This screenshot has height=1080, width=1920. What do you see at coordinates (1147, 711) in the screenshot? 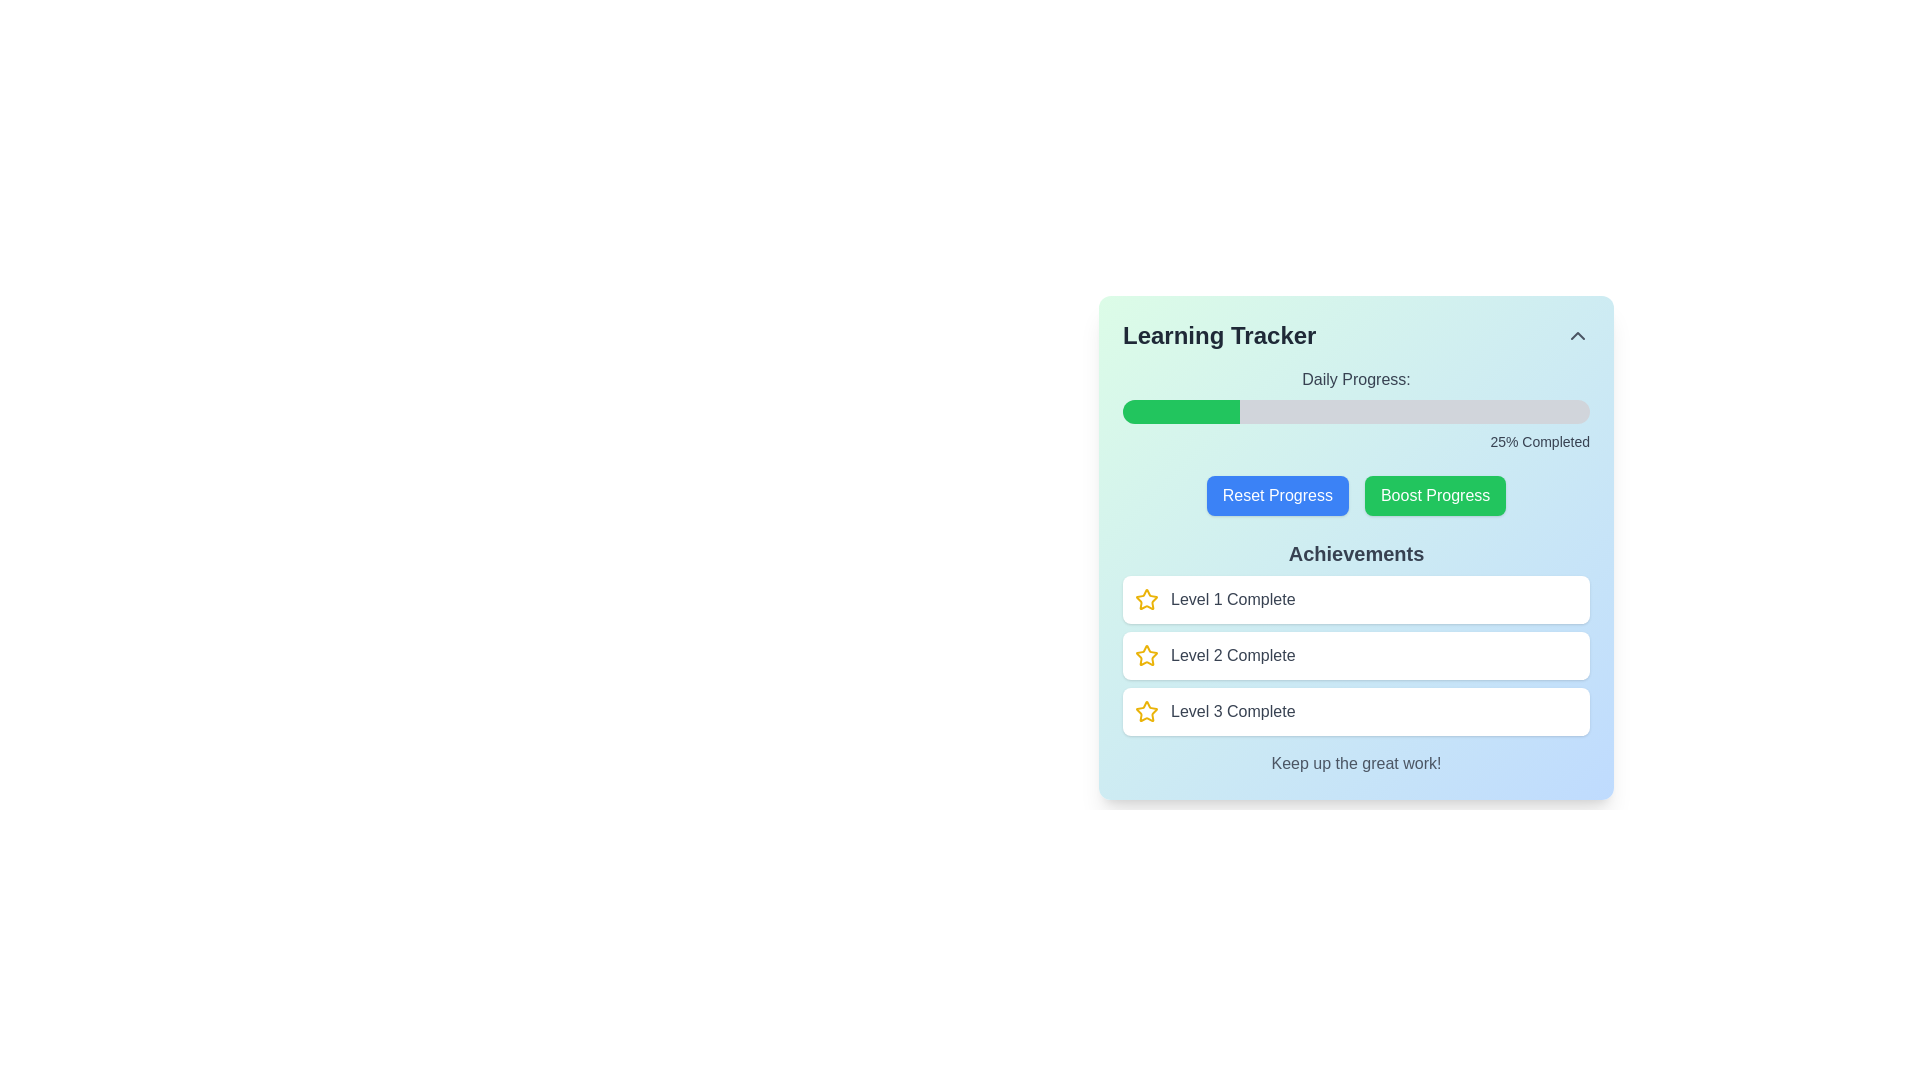
I see `the stylized star icon outlined in yellow, which is located on the left side of the 'Level 3 Complete' card` at bounding box center [1147, 711].